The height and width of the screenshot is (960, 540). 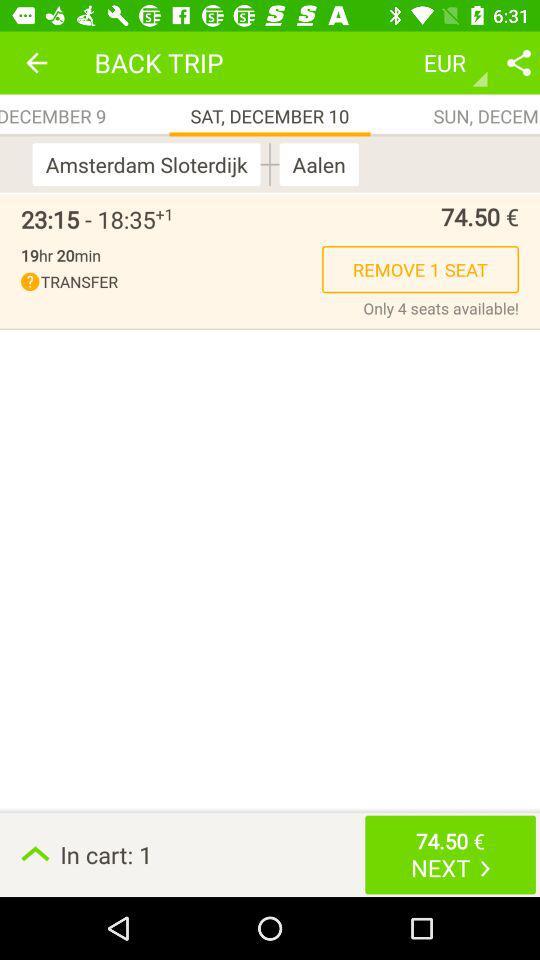 What do you see at coordinates (518, 62) in the screenshot?
I see `the item to the right of eur` at bounding box center [518, 62].